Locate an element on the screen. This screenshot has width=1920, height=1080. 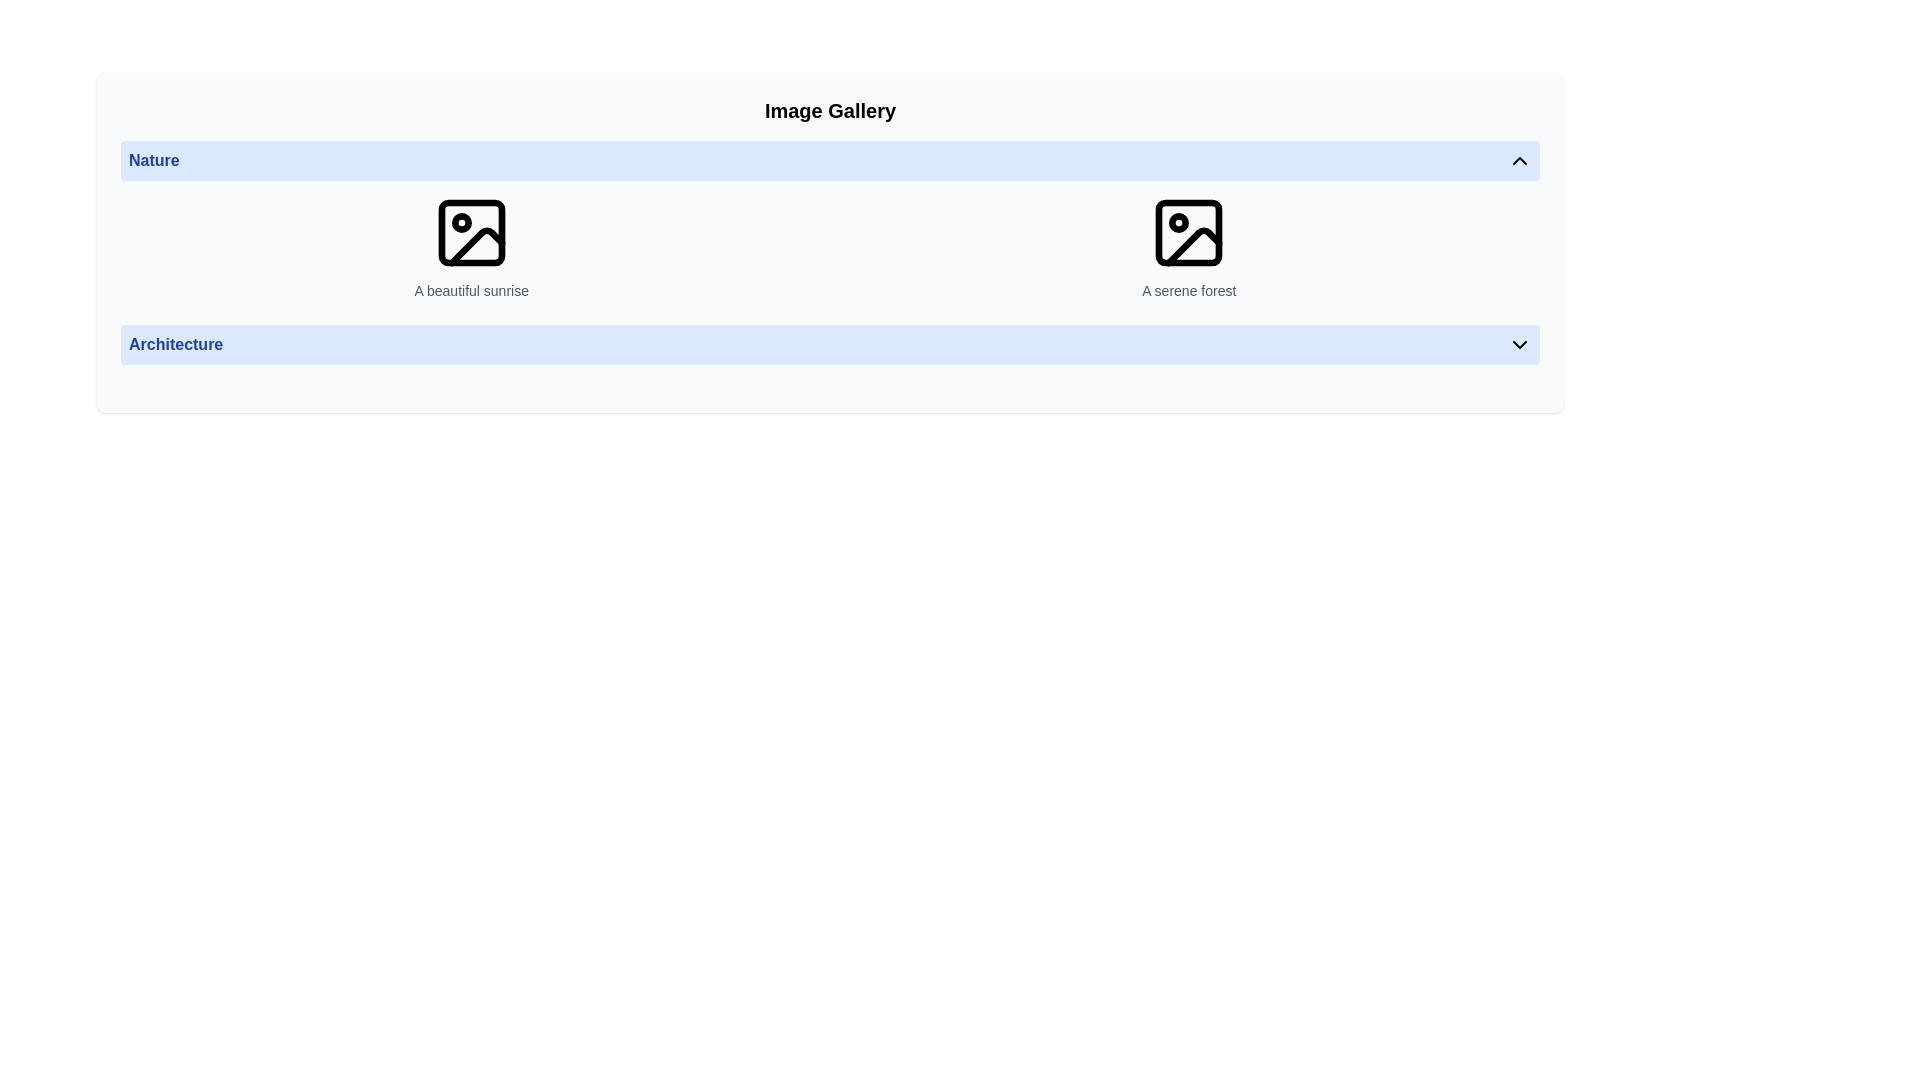
text label 'Nature' which is styled with a bold font in blue, located on the left side of a horizontal bar at the top of the interface is located at coordinates (153, 160).